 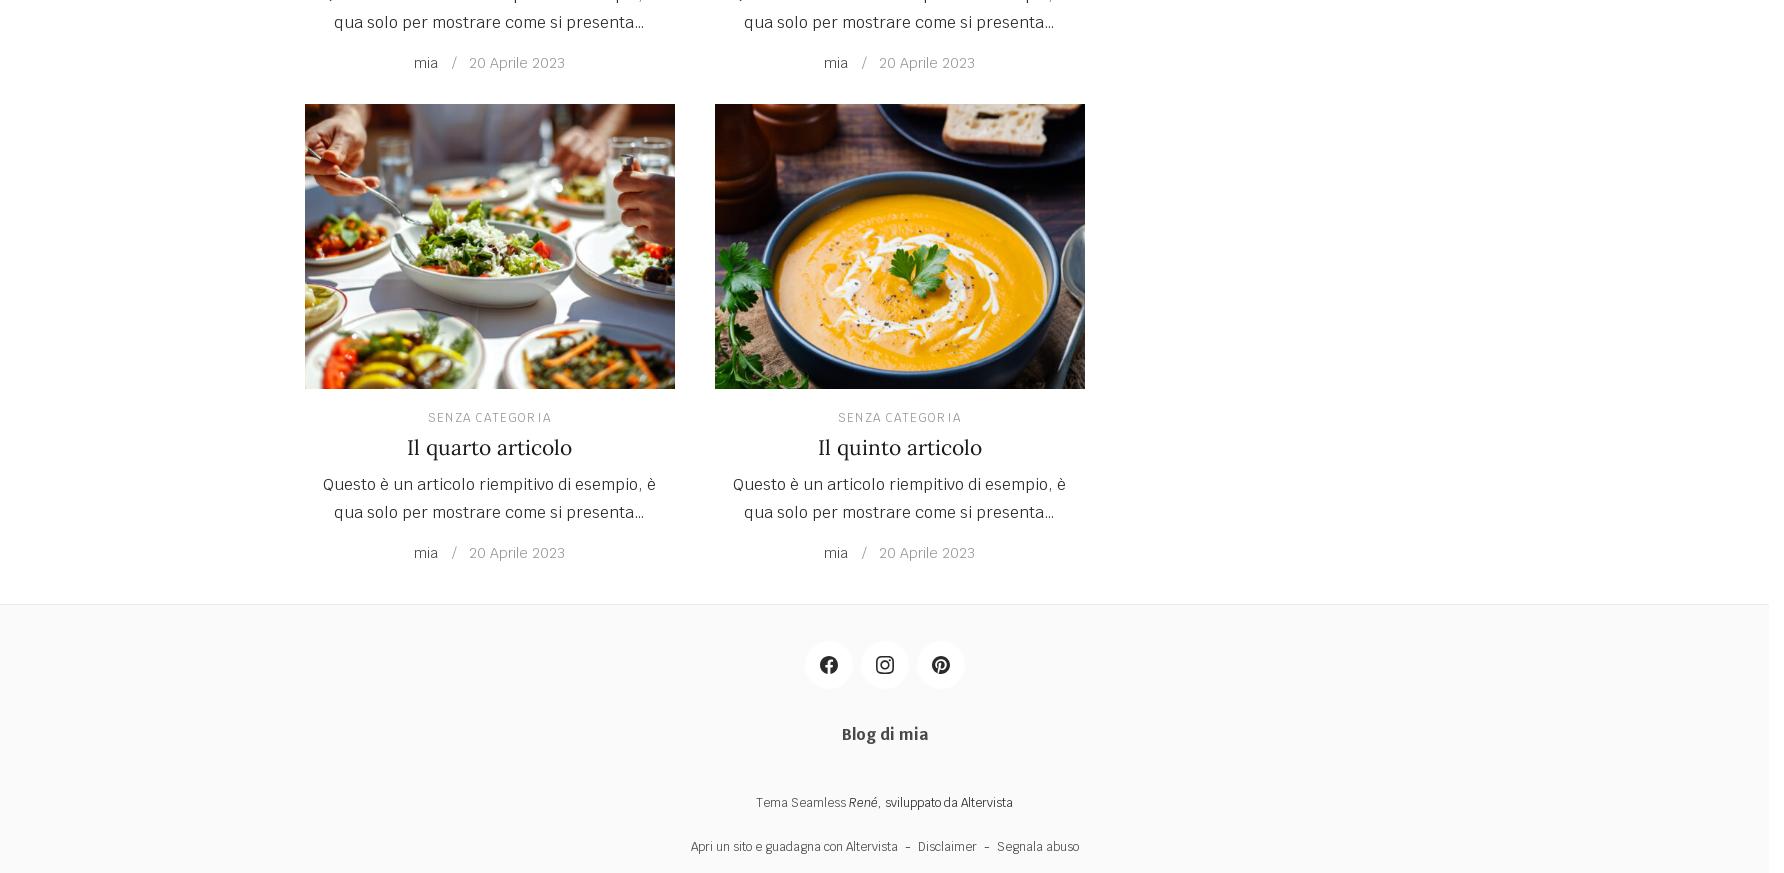 What do you see at coordinates (792, 846) in the screenshot?
I see `'Apri un sito e guadagna con Altervista'` at bounding box center [792, 846].